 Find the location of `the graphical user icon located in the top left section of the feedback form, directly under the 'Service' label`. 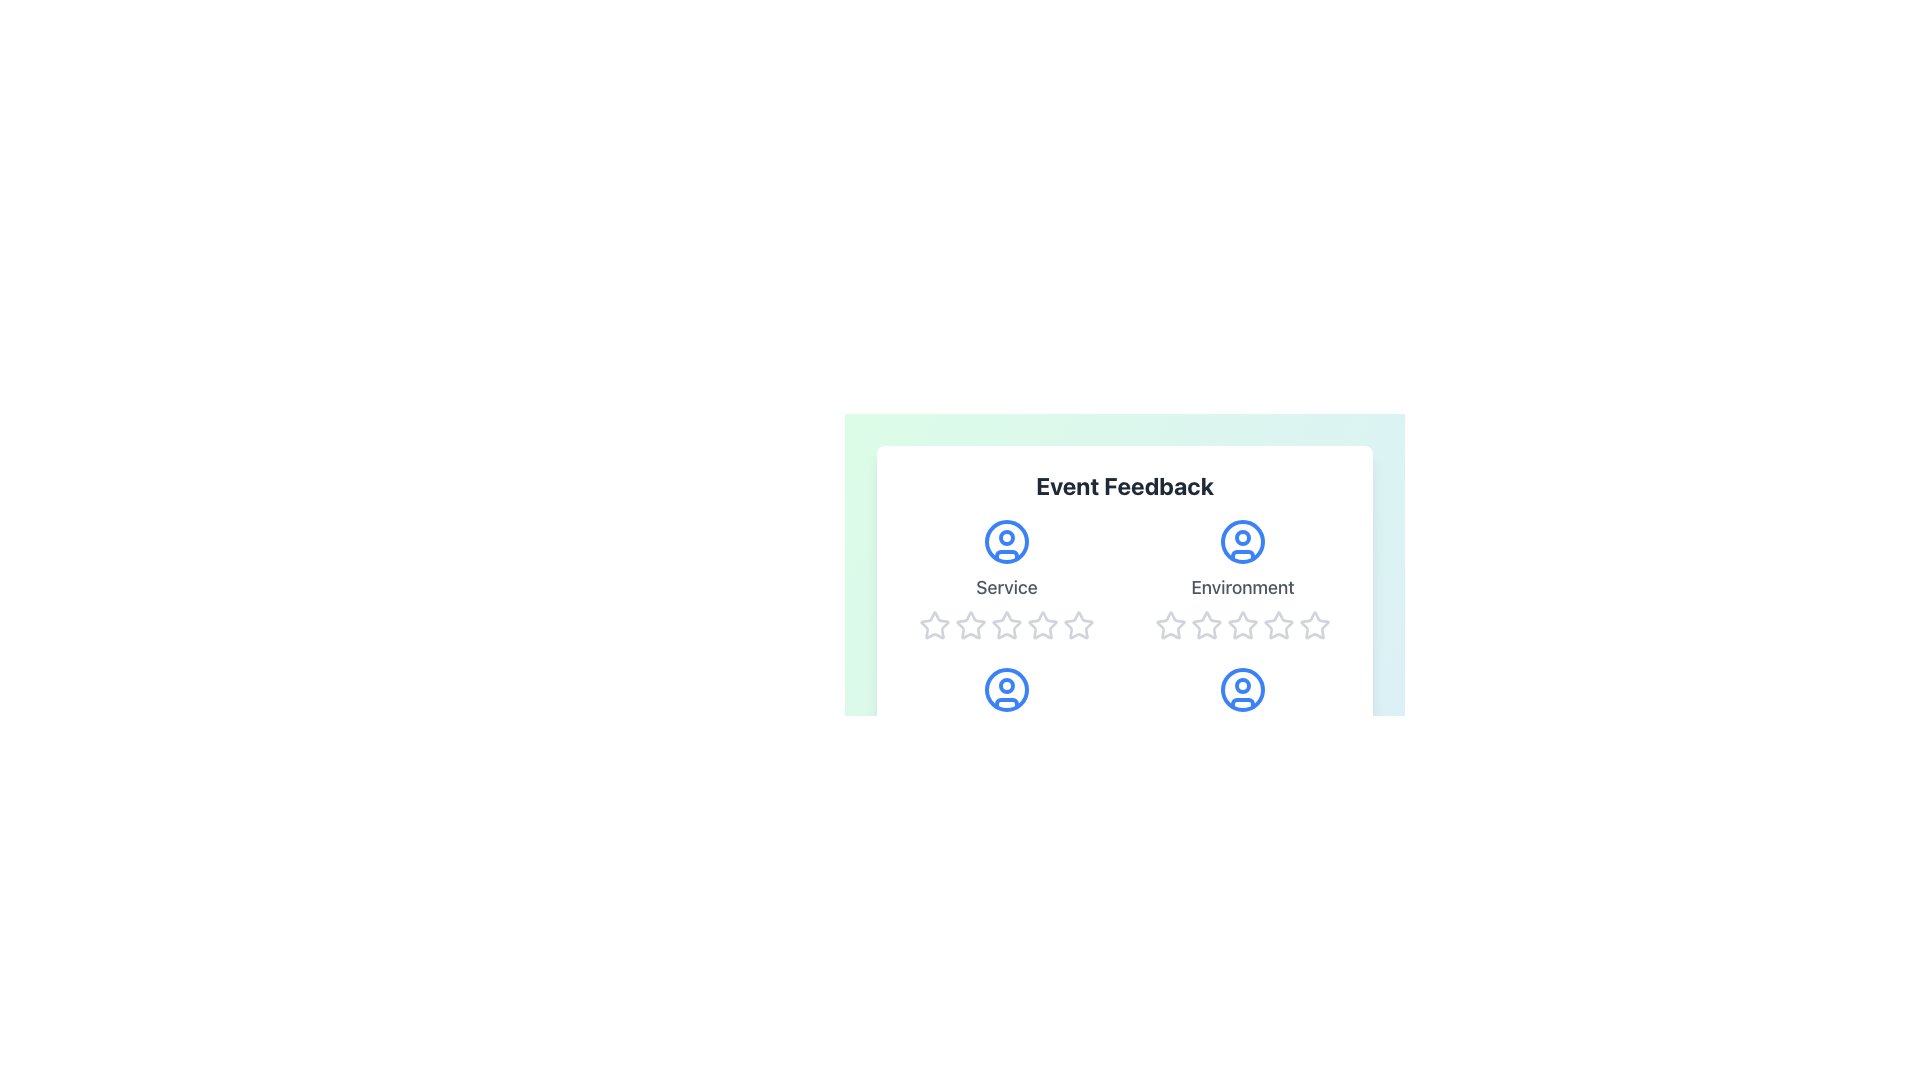

the graphical user icon located in the top left section of the feedback form, directly under the 'Service' label is located at coordinates (1007, 542).